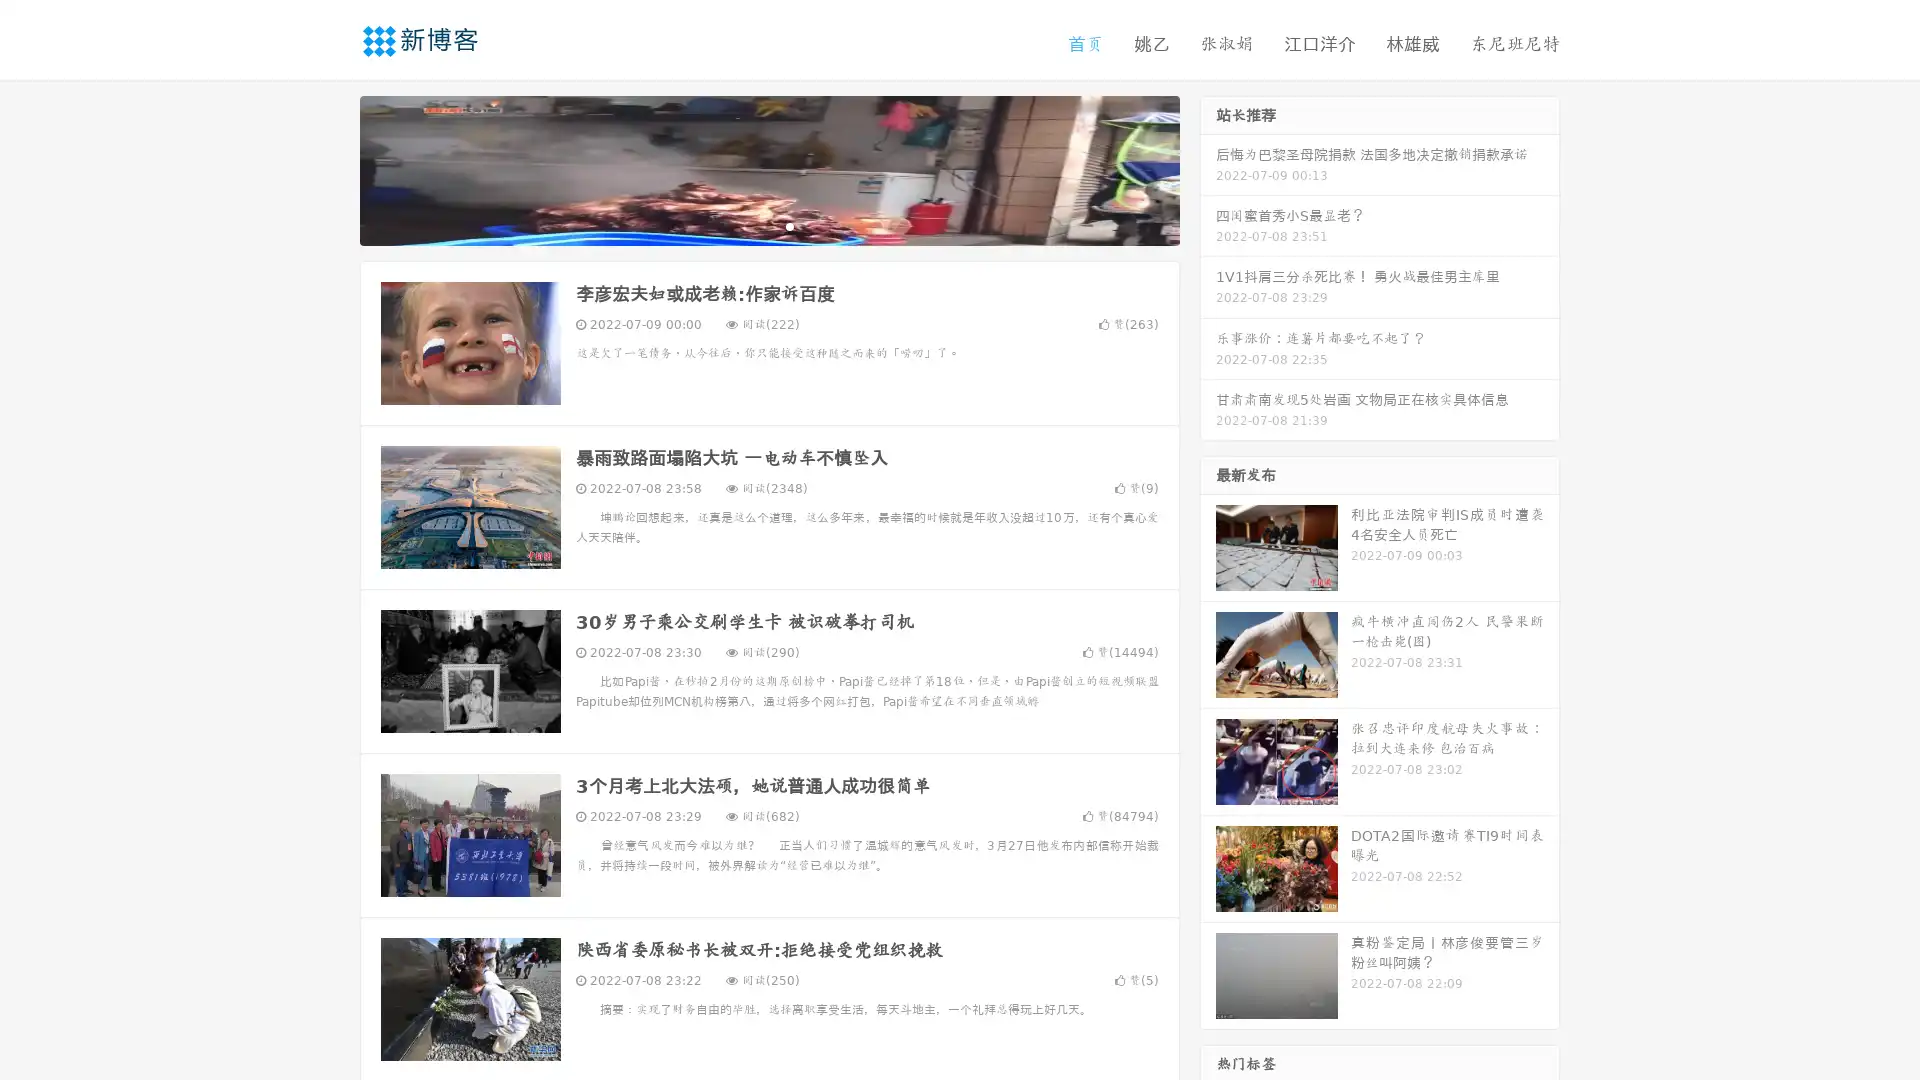  What do you see at coordinates (789, 225) in the screenshot?
I see `Go to slide 3` at bounding box center [789, 225].